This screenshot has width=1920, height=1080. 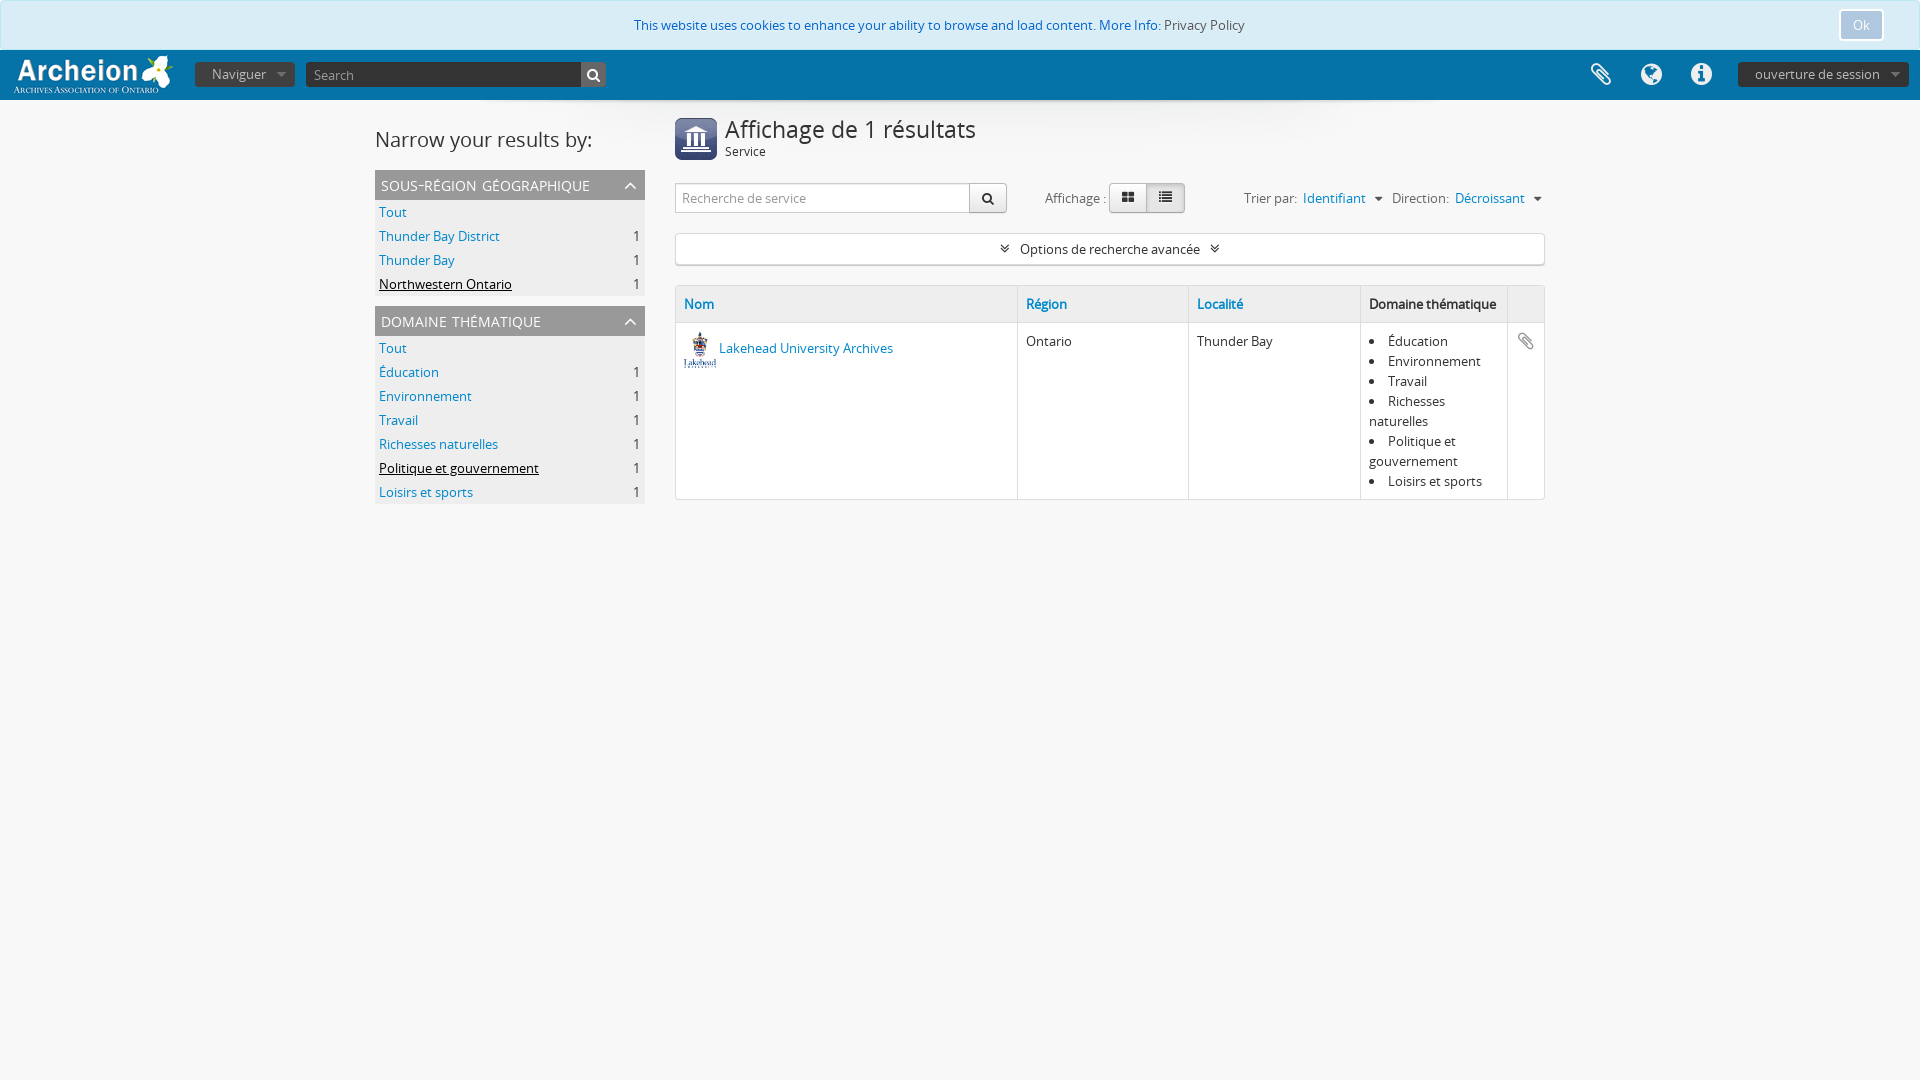 What do you see at coordinates (379, 467) in the screenshot?
I see `'Politique et gouvernement'` at bounding box center [379, 467].